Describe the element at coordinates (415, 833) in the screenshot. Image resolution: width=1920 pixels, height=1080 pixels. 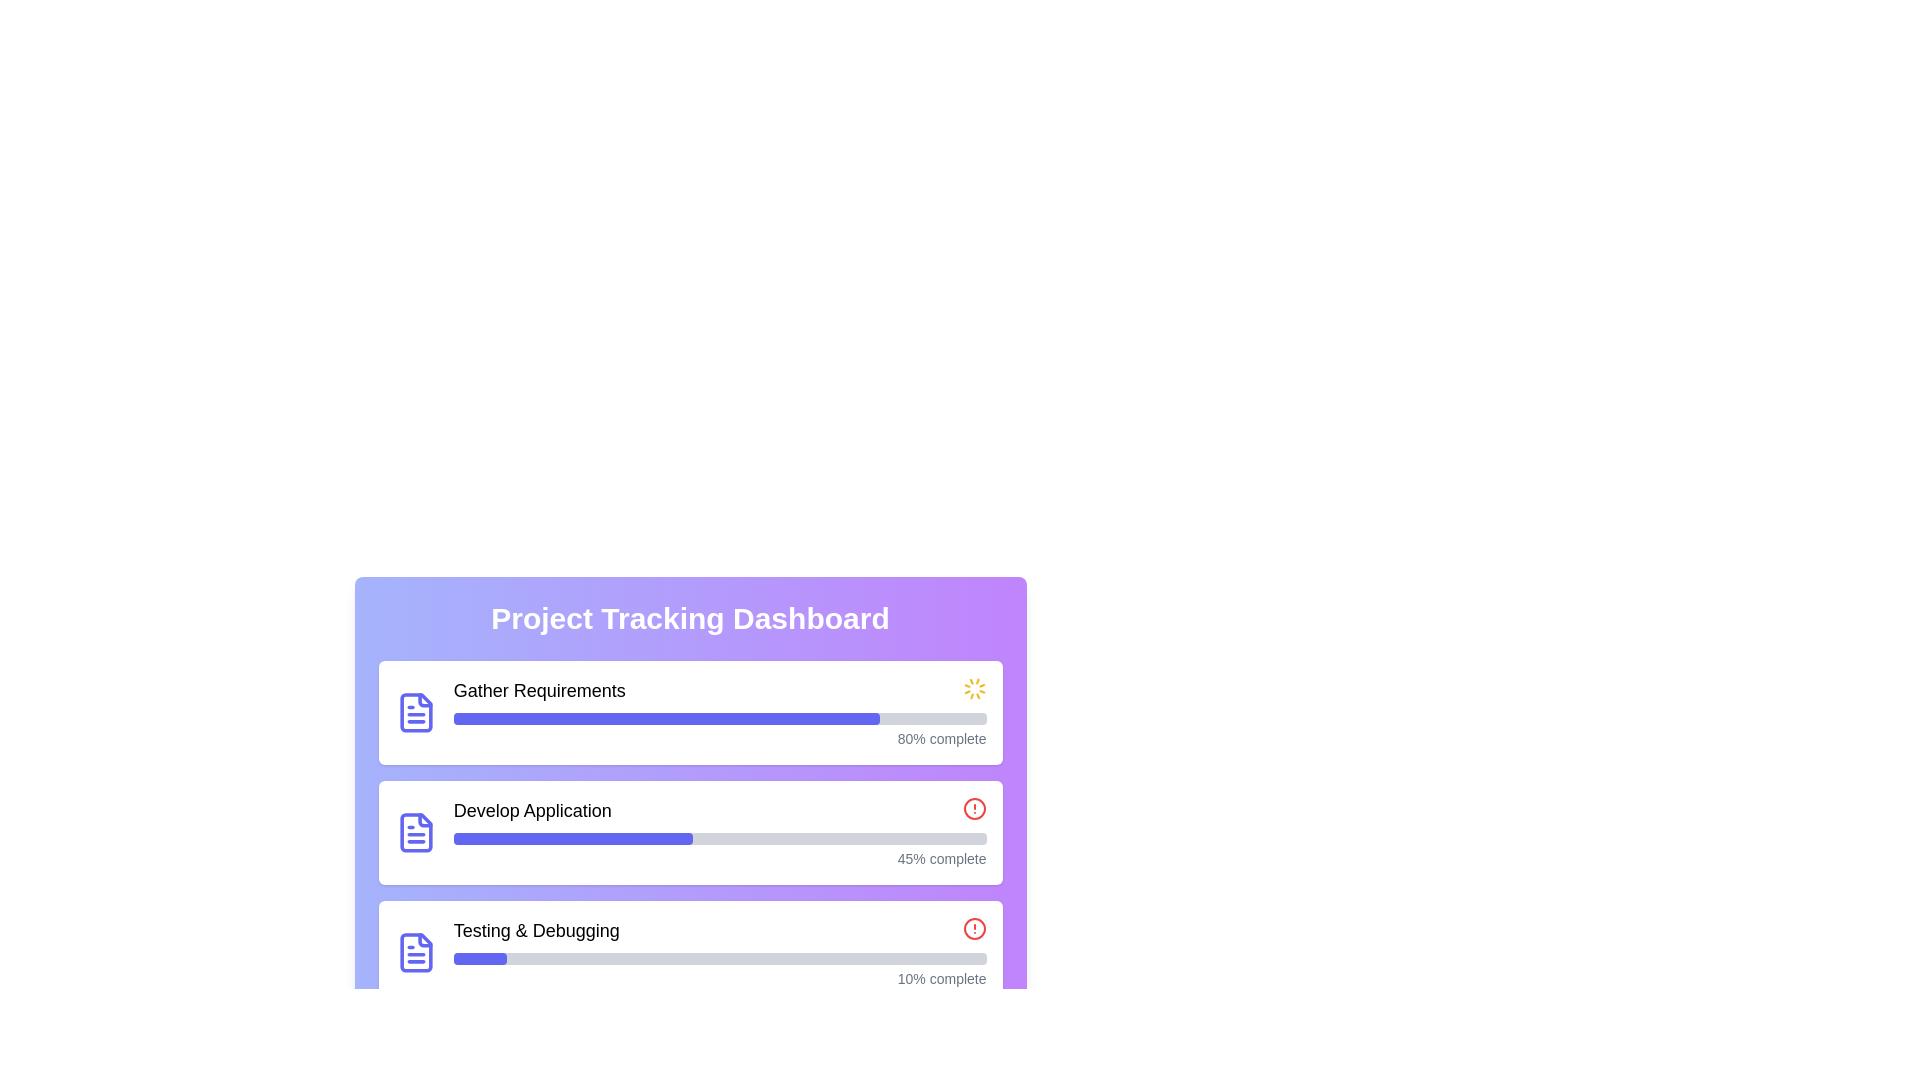
I see `the decorative SVG icon located in the second row of the vertical task progress list in the 'Project Tracking Dashboard', to the left of the 'Develop Application' label` at that location.